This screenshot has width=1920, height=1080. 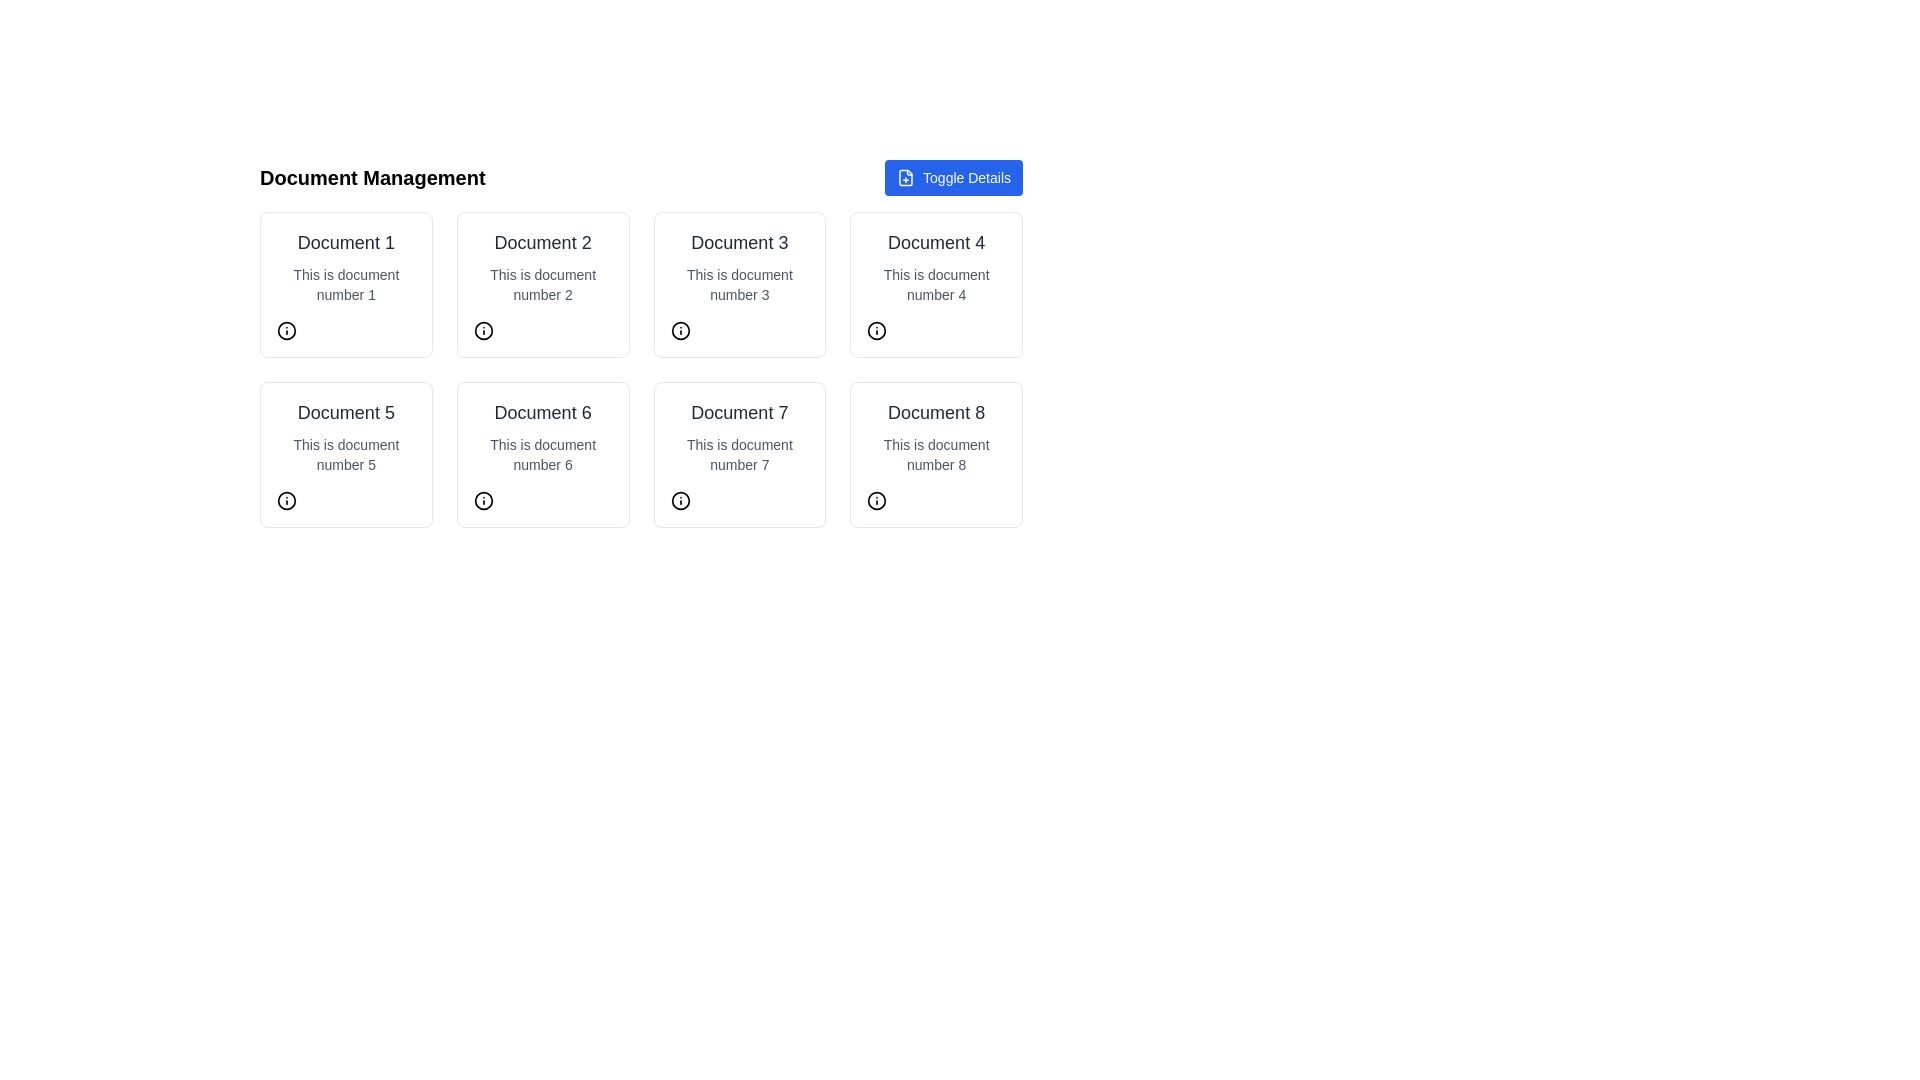 What do you see at coordinates (543, 411) in the screenshot?
I see `text of the label identifying the document as number six, located in the upper portion of the card labeled 'Document 6', which is in the second row, first column of the grid layout` at bounding box center [543, 411].